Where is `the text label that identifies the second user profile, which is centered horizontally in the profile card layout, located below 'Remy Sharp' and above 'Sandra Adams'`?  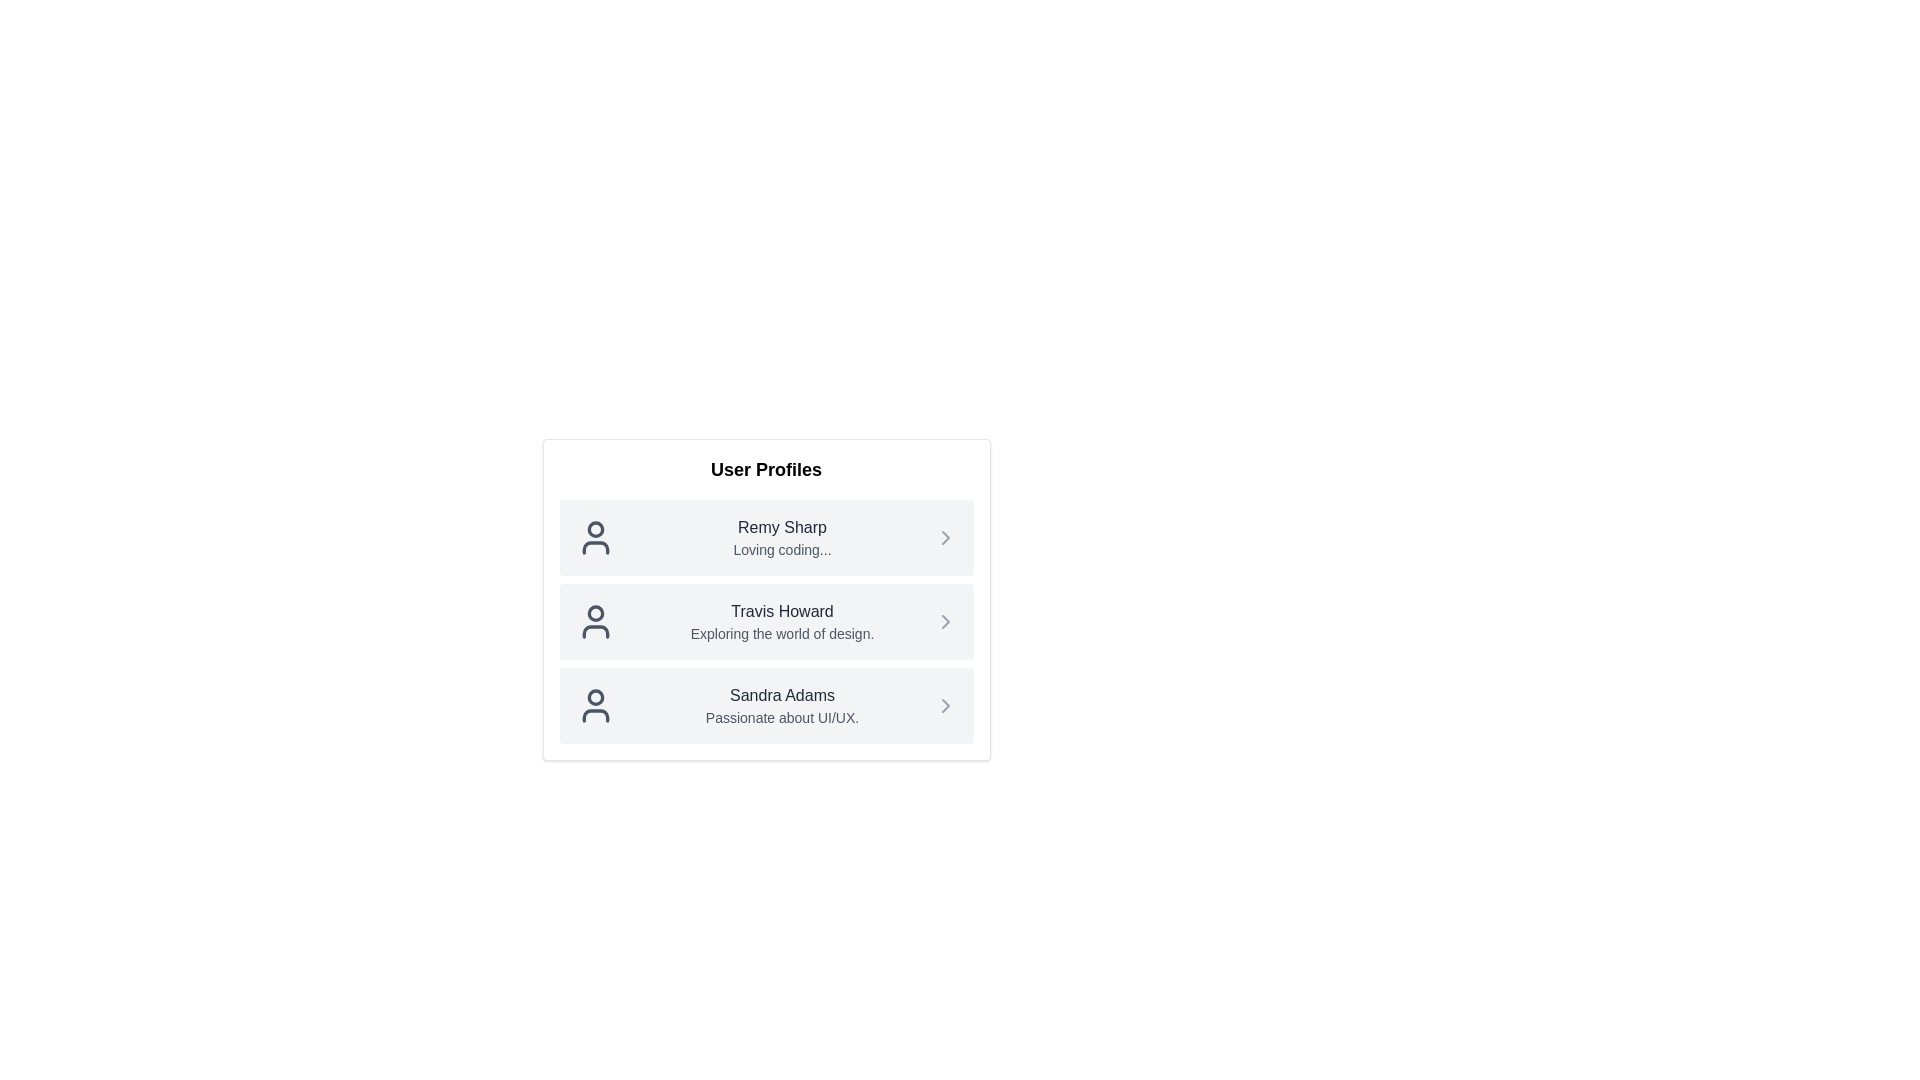
the text label that identifies the second user profile, which is centered horizontally in the profile card layout, located below 'Remy Sharp' and above 'Sandra Adams' is located at coordinates (781, 611).